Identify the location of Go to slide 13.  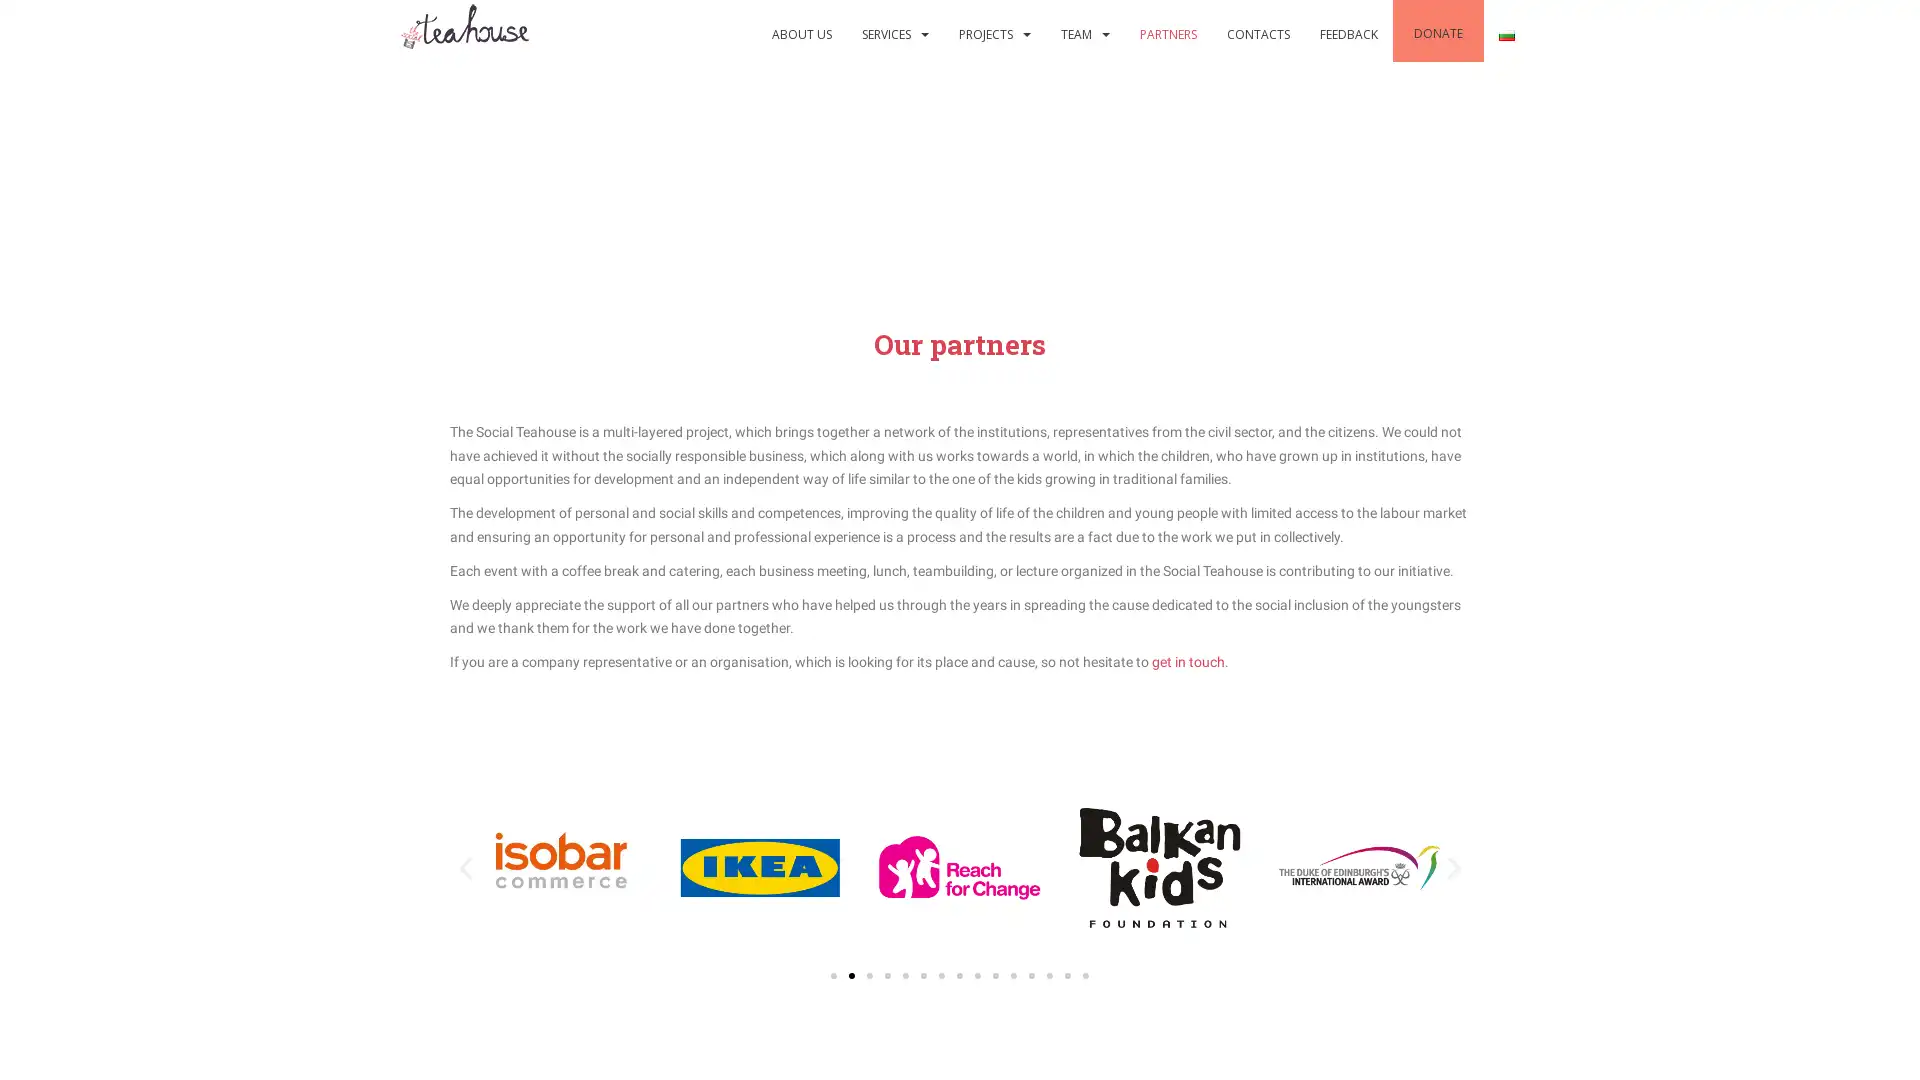
(1049, 974).